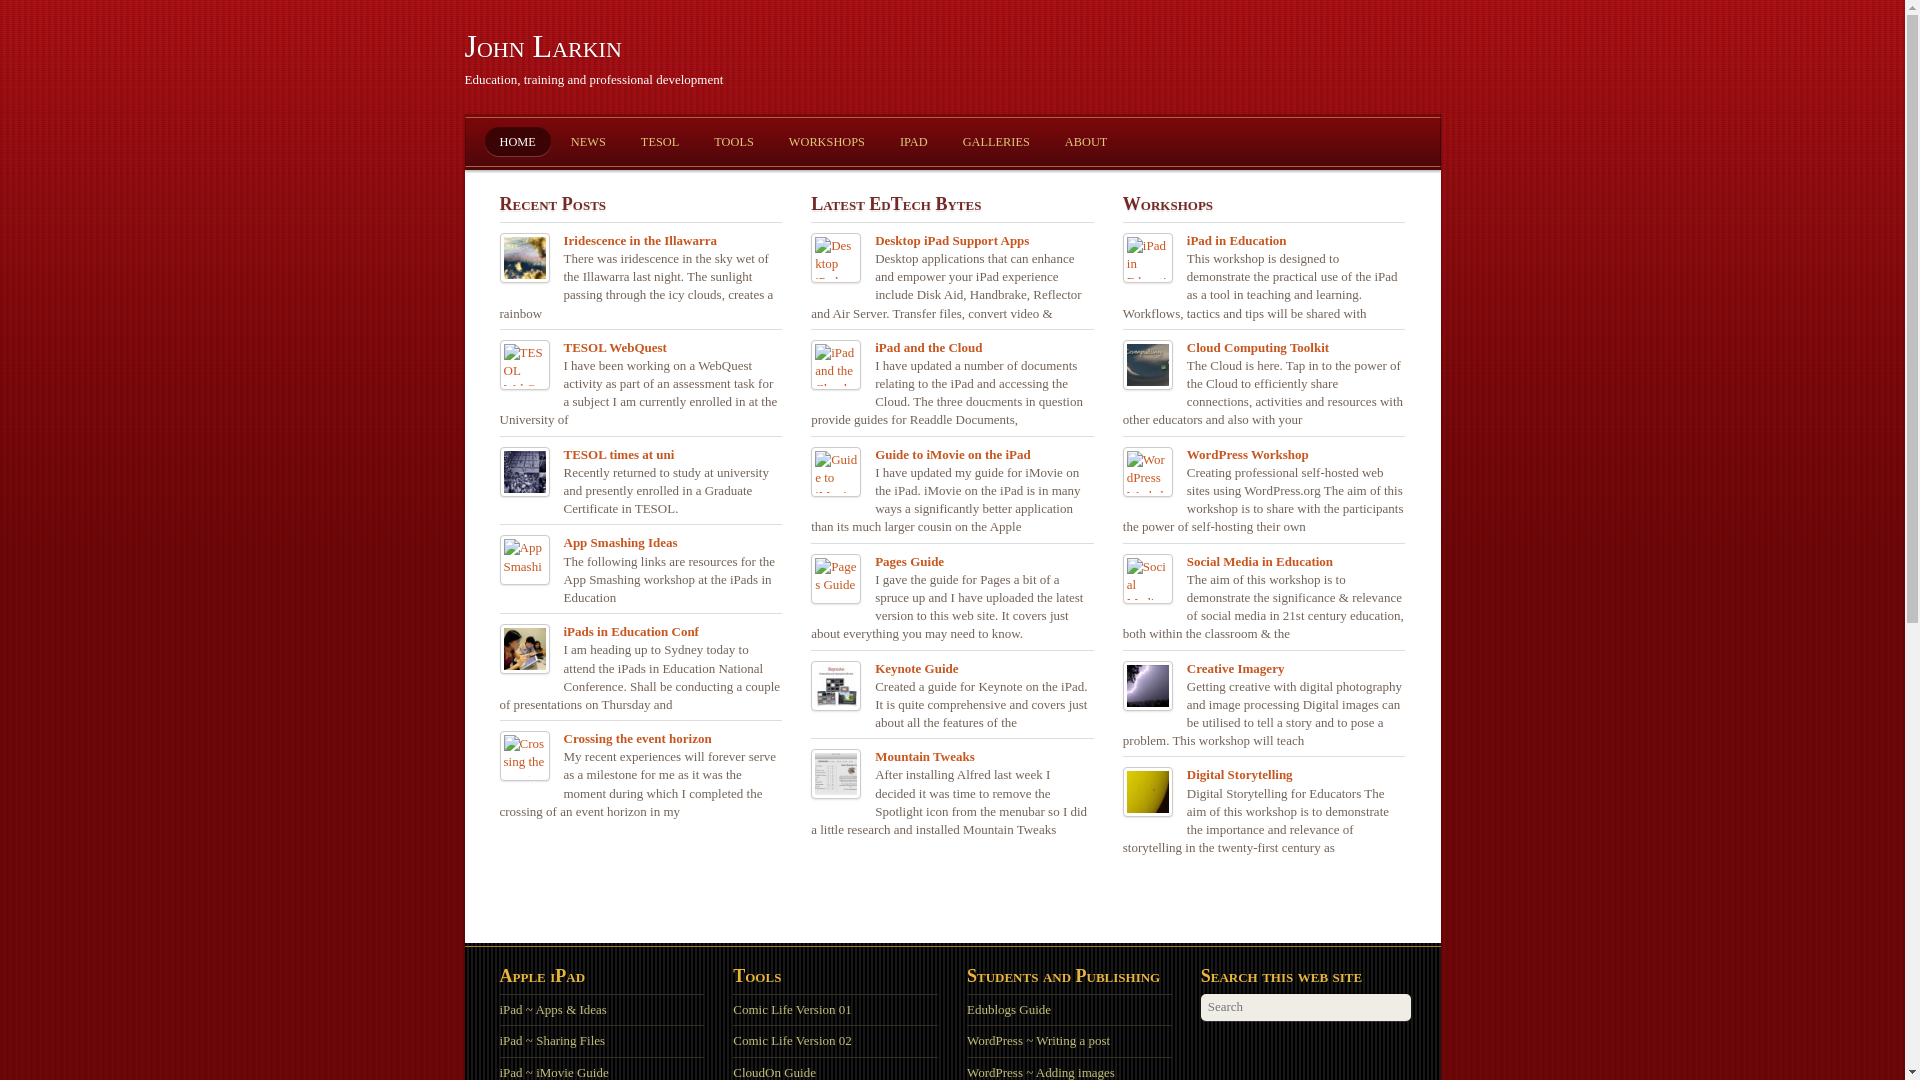 This screenshot has width=1920, height=1080. I want to click on 'WordPress ~ Writing a post', so click(1038, 1039).